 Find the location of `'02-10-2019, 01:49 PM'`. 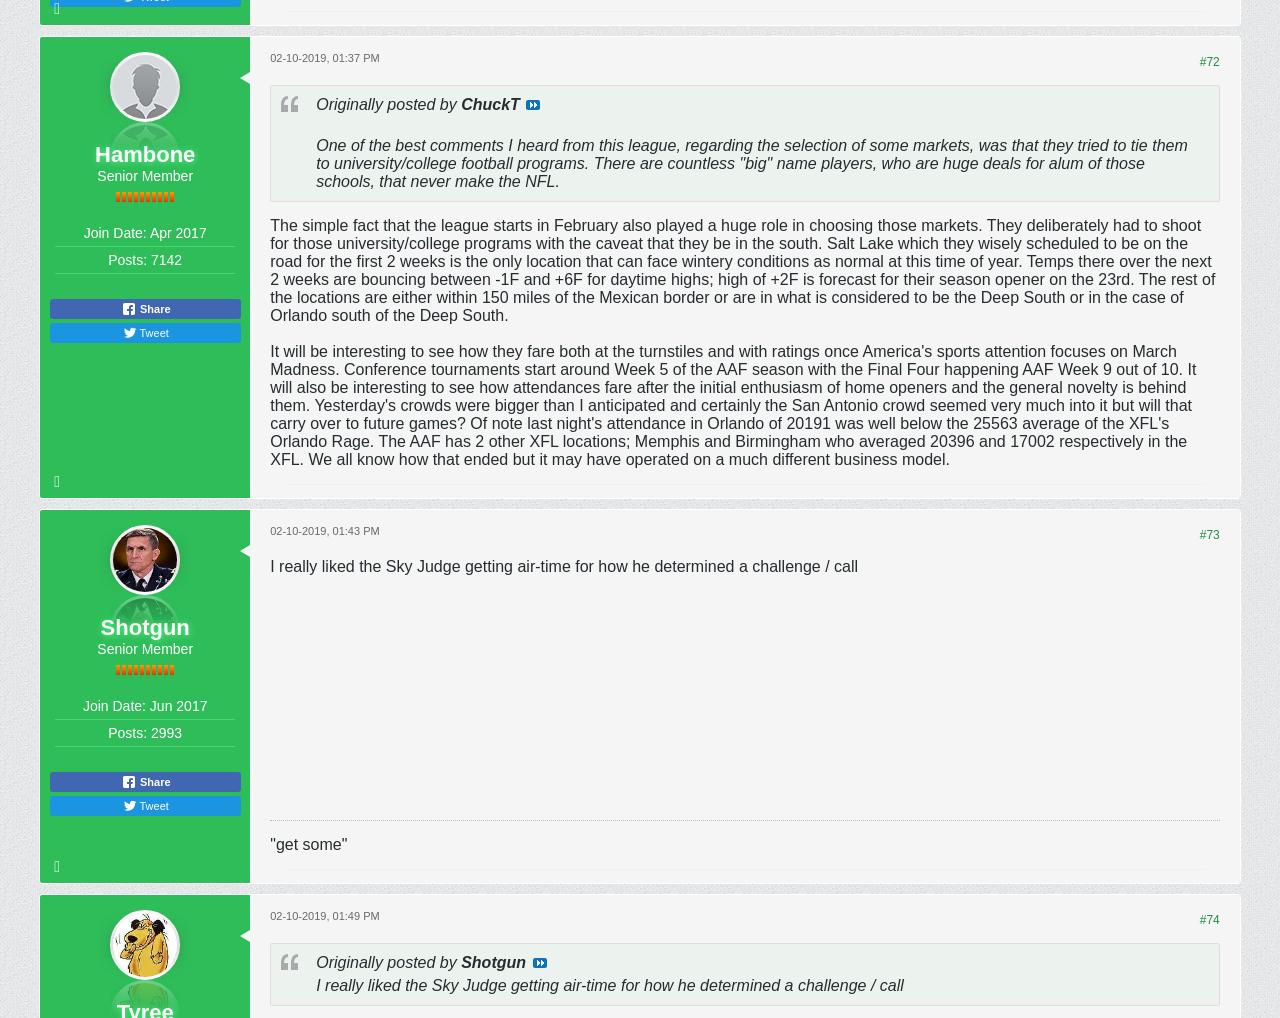

'02-10-2019, 01:49 PM' is located at coordinates (324, 914).